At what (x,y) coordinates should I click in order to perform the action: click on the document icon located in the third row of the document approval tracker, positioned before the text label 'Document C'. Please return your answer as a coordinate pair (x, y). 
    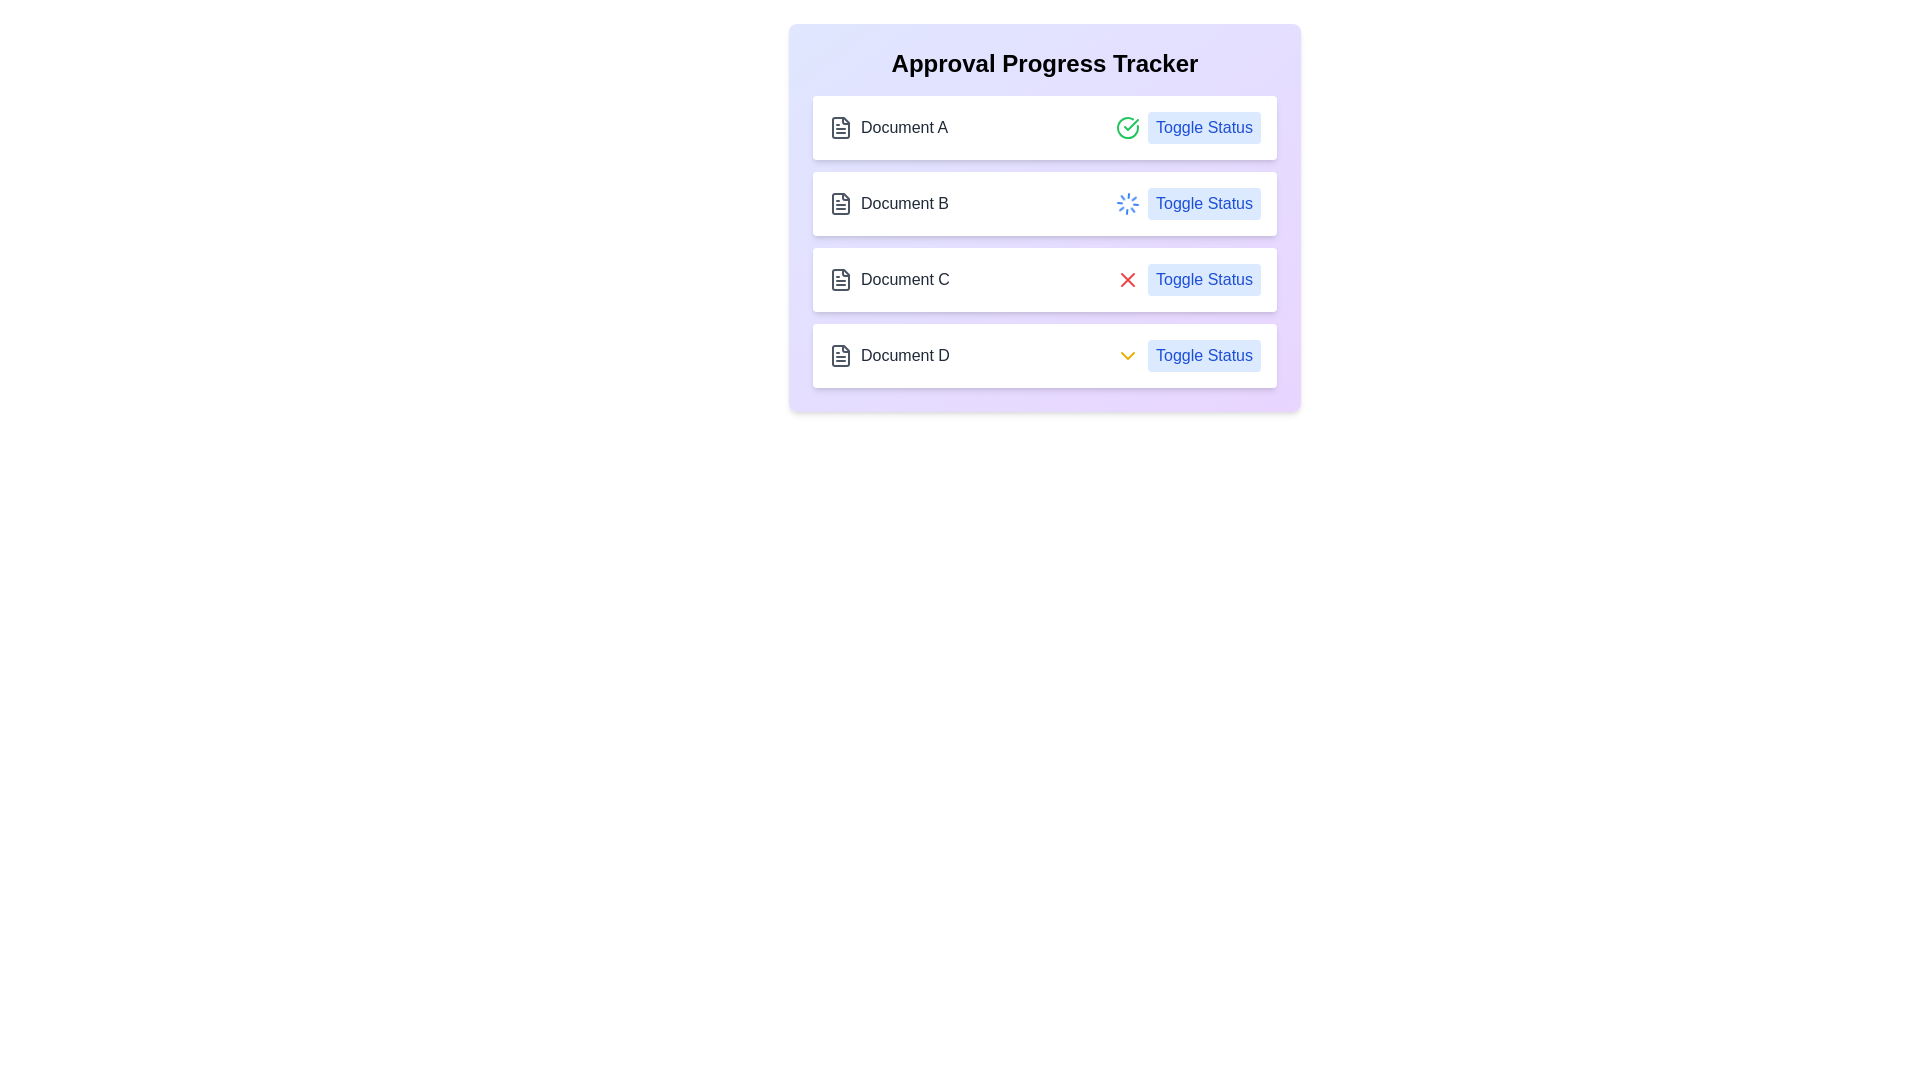
    Looking at the image, I should click on (840, 280).